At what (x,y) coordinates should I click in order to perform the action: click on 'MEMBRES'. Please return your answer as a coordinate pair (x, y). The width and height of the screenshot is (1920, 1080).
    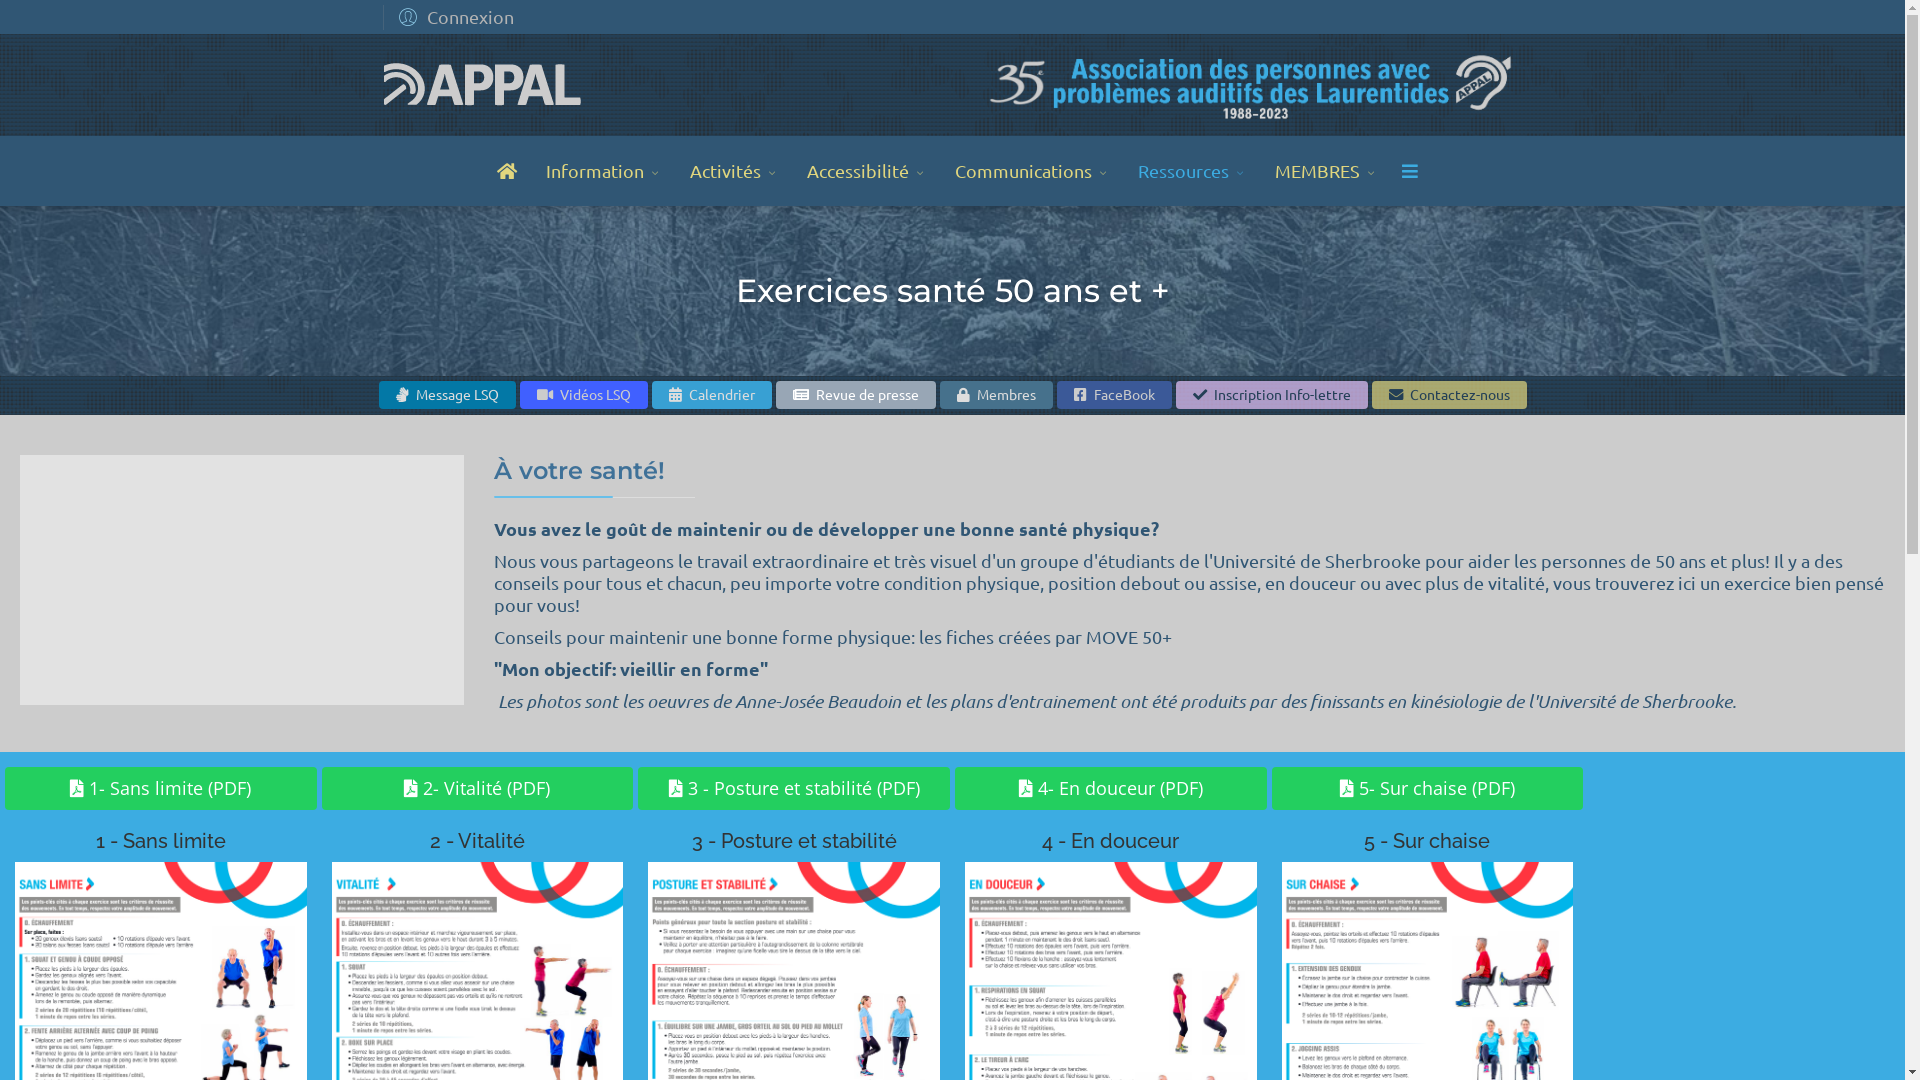
    Looking at the image, I should click on (1328, 169).